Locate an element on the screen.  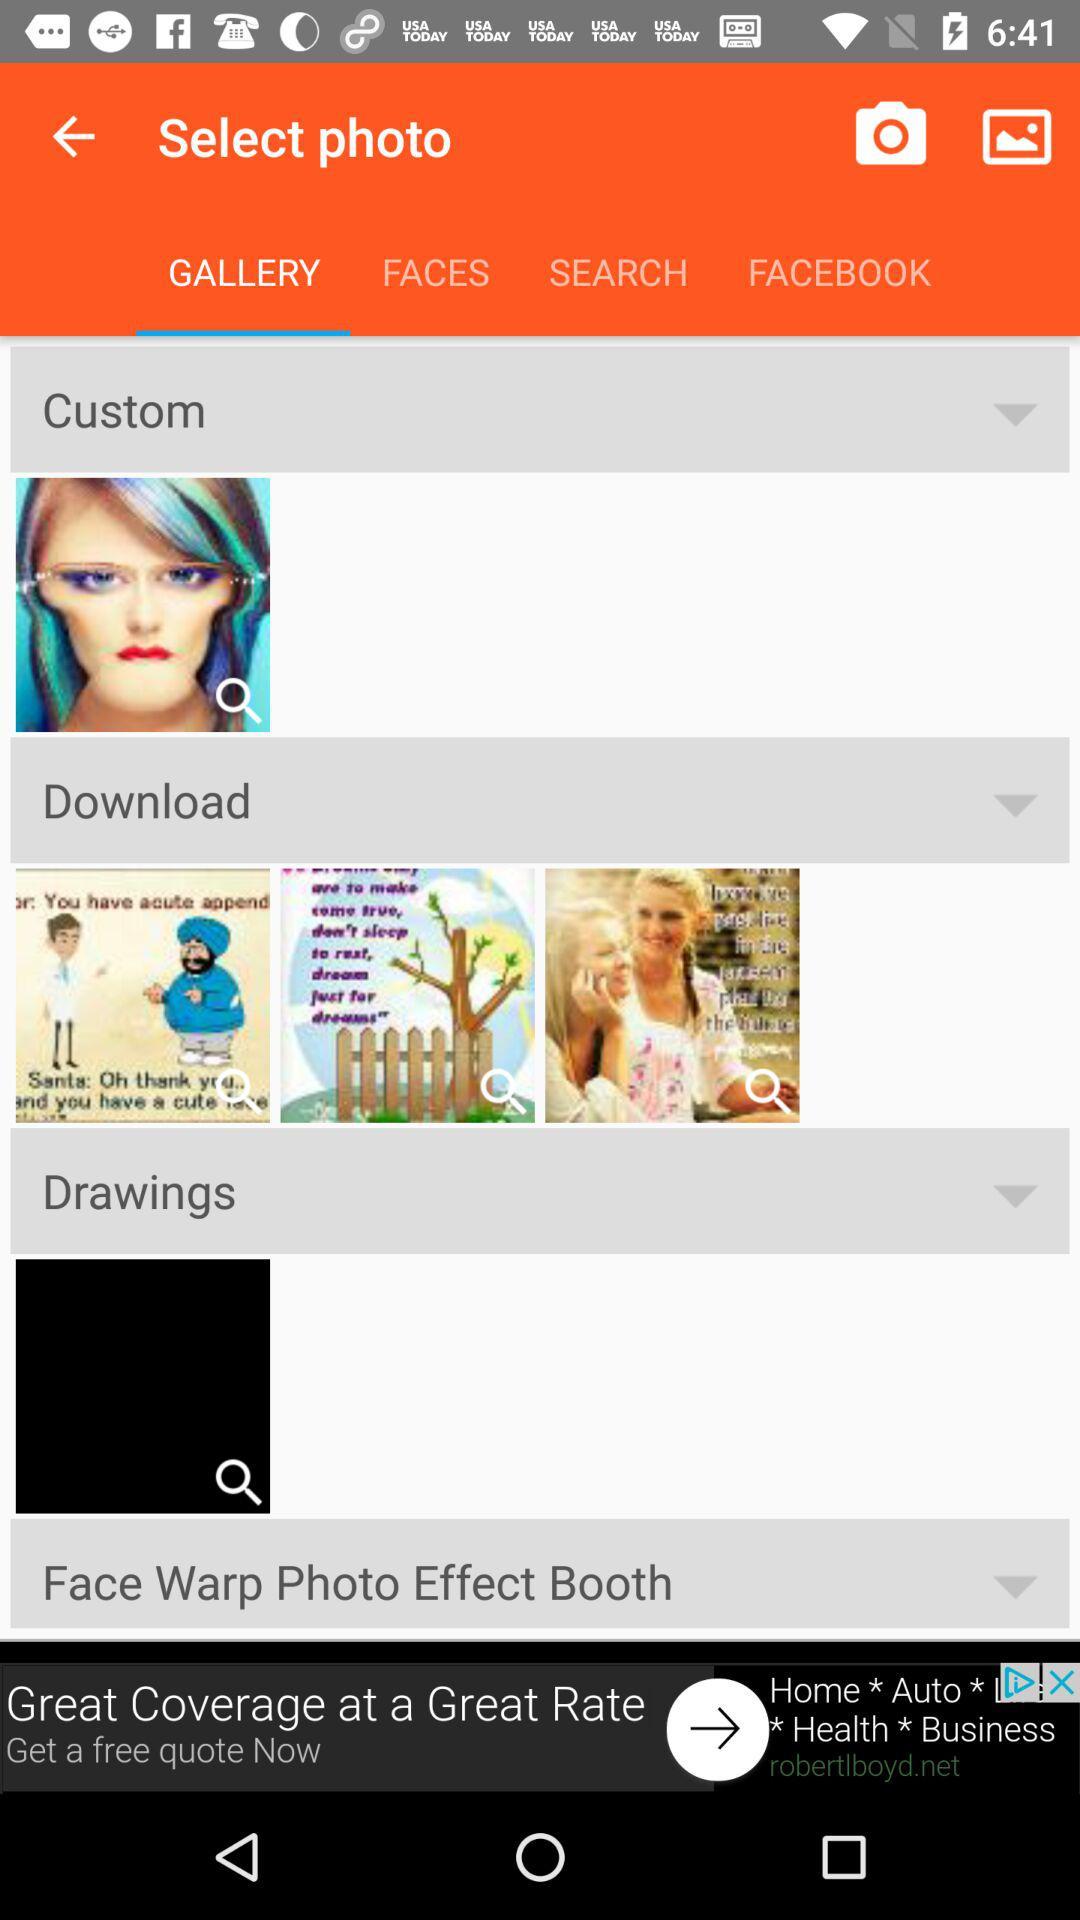
open the image is located at coordinates (237, 1090).